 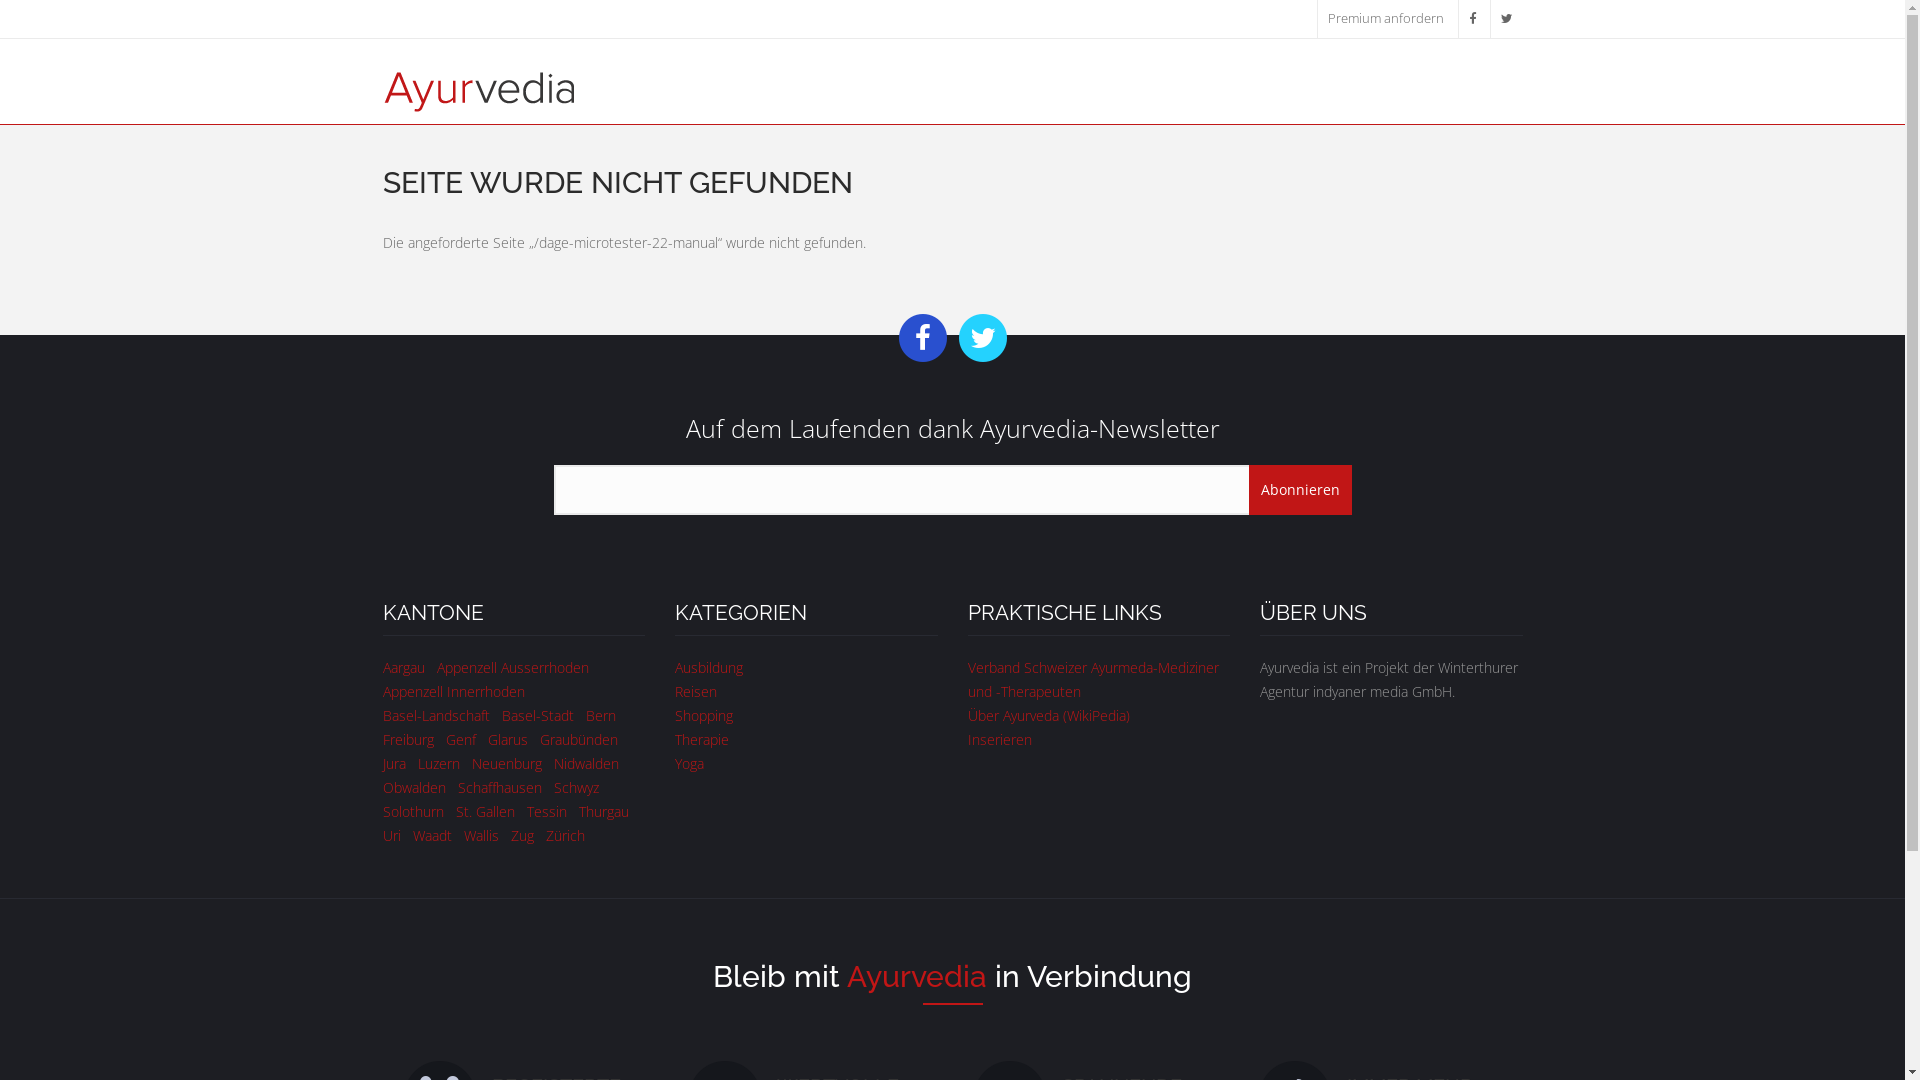 I want to click on 'Genf', so click(x=459, y=739).